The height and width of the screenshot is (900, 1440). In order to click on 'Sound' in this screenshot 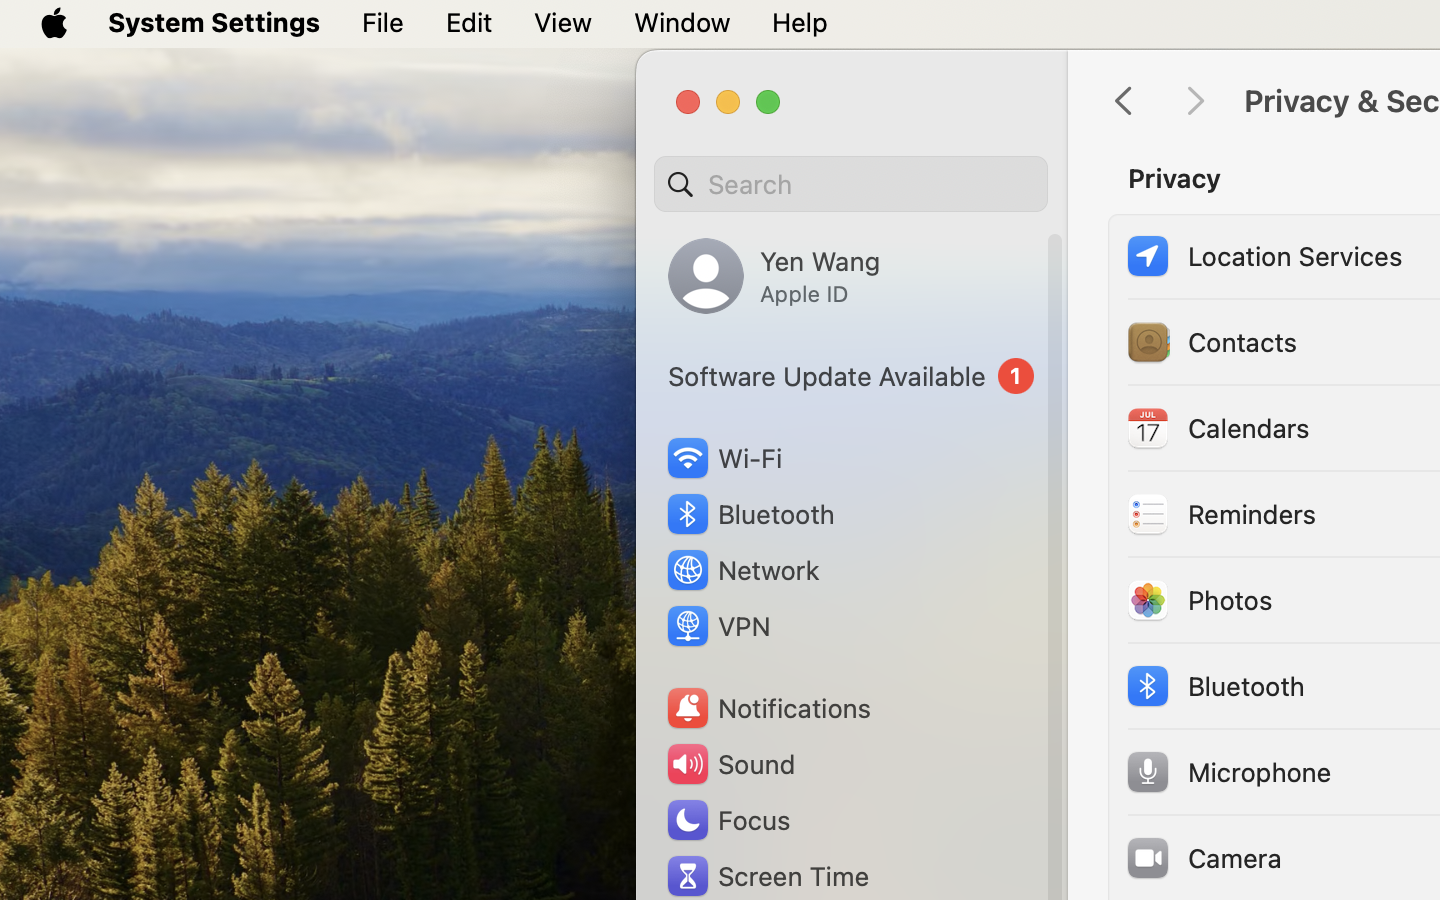, I will do `click(728, 763)`.